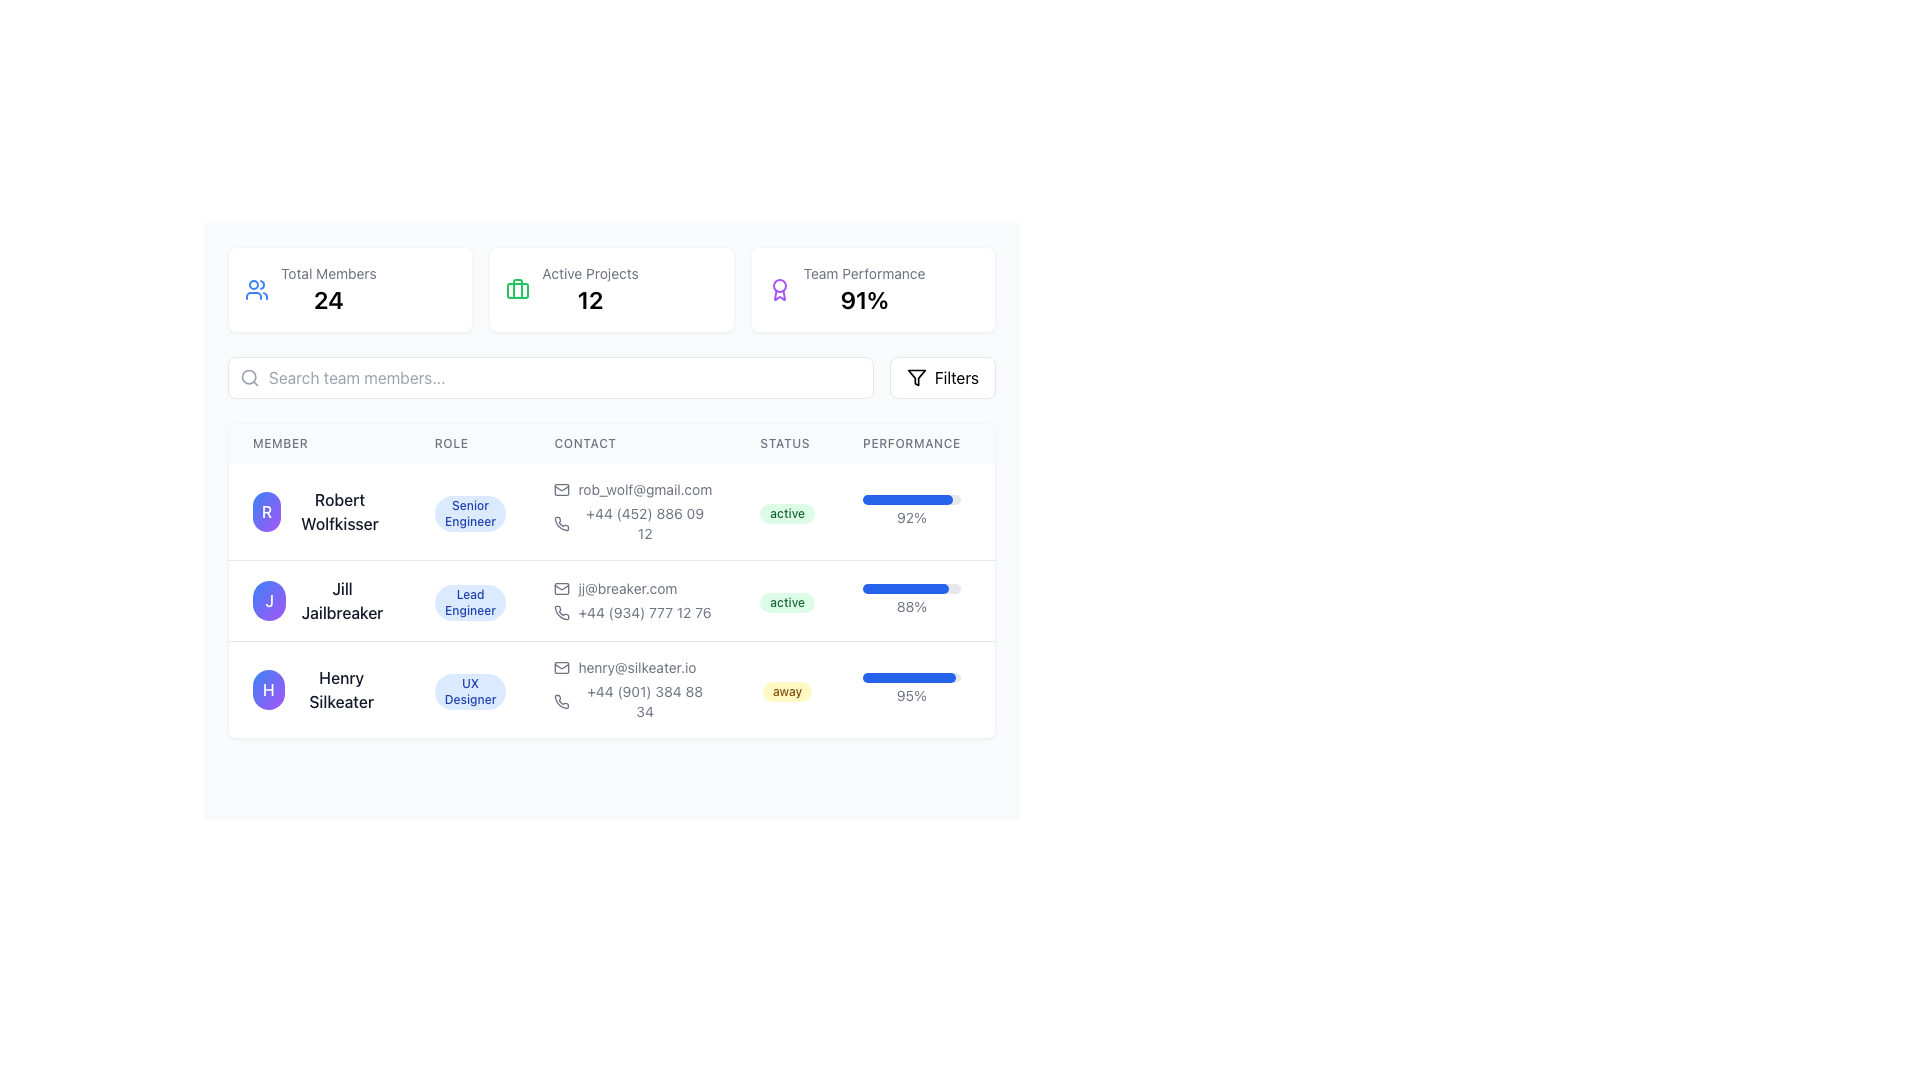 Image resolution: width=1920 pixels, height=1080 pixels. I want to click on the small pill-shaped label with green text 'active' on a light green background located in the 'Status' column of the first row, adjacent to the 'Performance' column, so click(786, 511).